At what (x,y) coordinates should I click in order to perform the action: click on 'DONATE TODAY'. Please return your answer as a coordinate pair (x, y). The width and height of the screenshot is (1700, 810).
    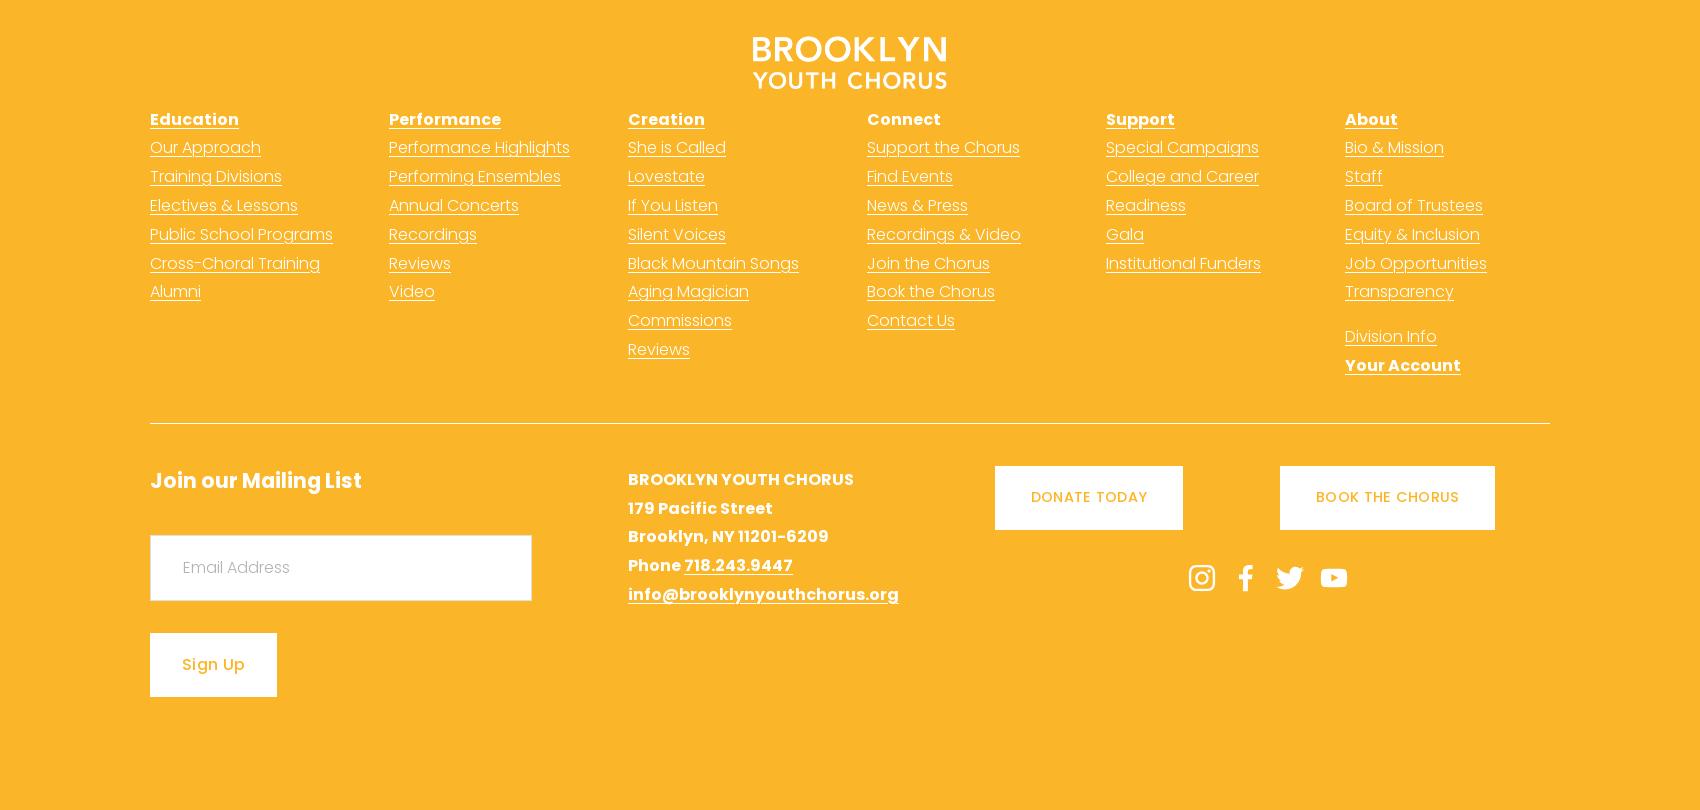
    Looking at the image, I should click on (1088, 497).